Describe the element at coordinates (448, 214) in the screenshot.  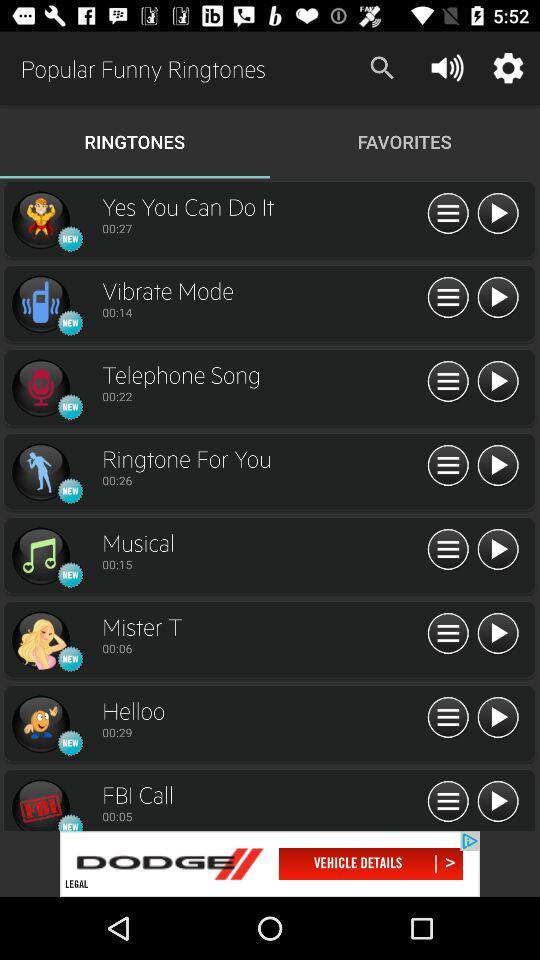
I see `side menu` at that location.